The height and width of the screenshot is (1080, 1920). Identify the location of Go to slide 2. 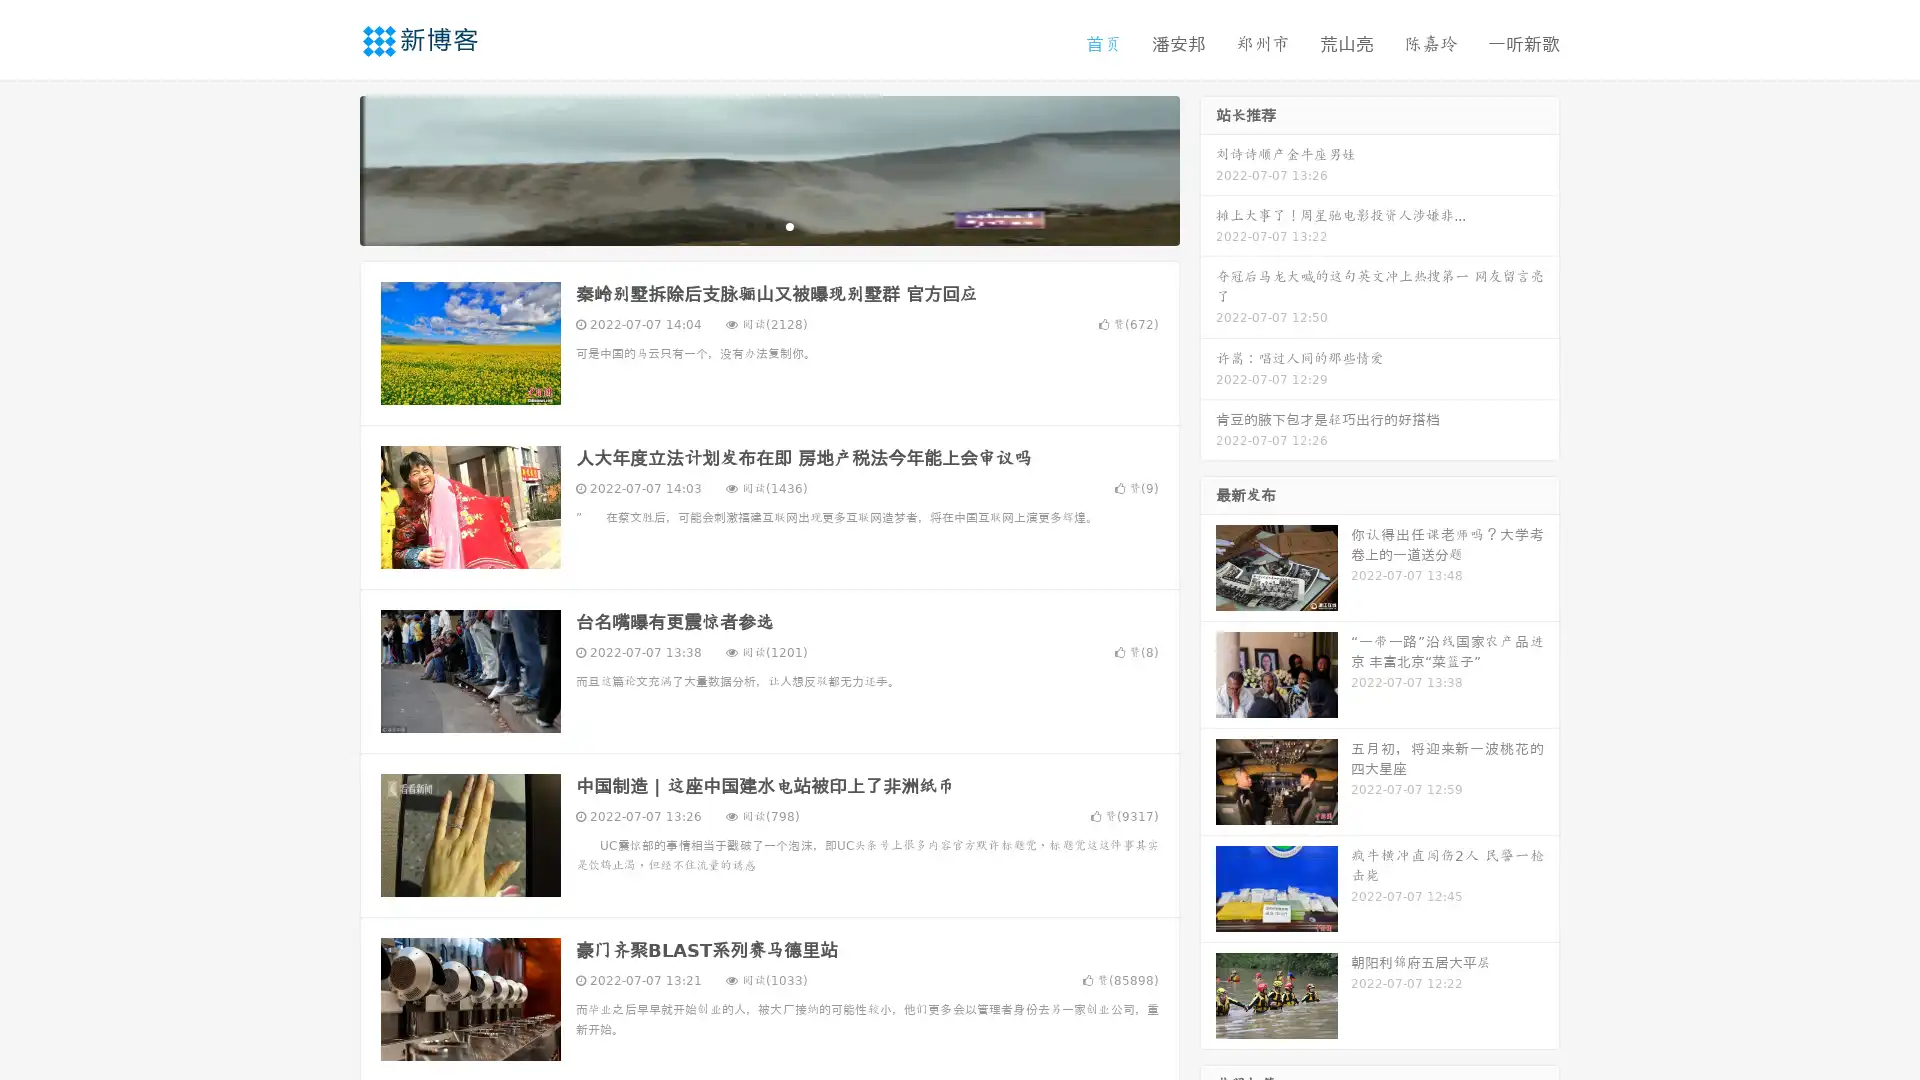
(768, 225).